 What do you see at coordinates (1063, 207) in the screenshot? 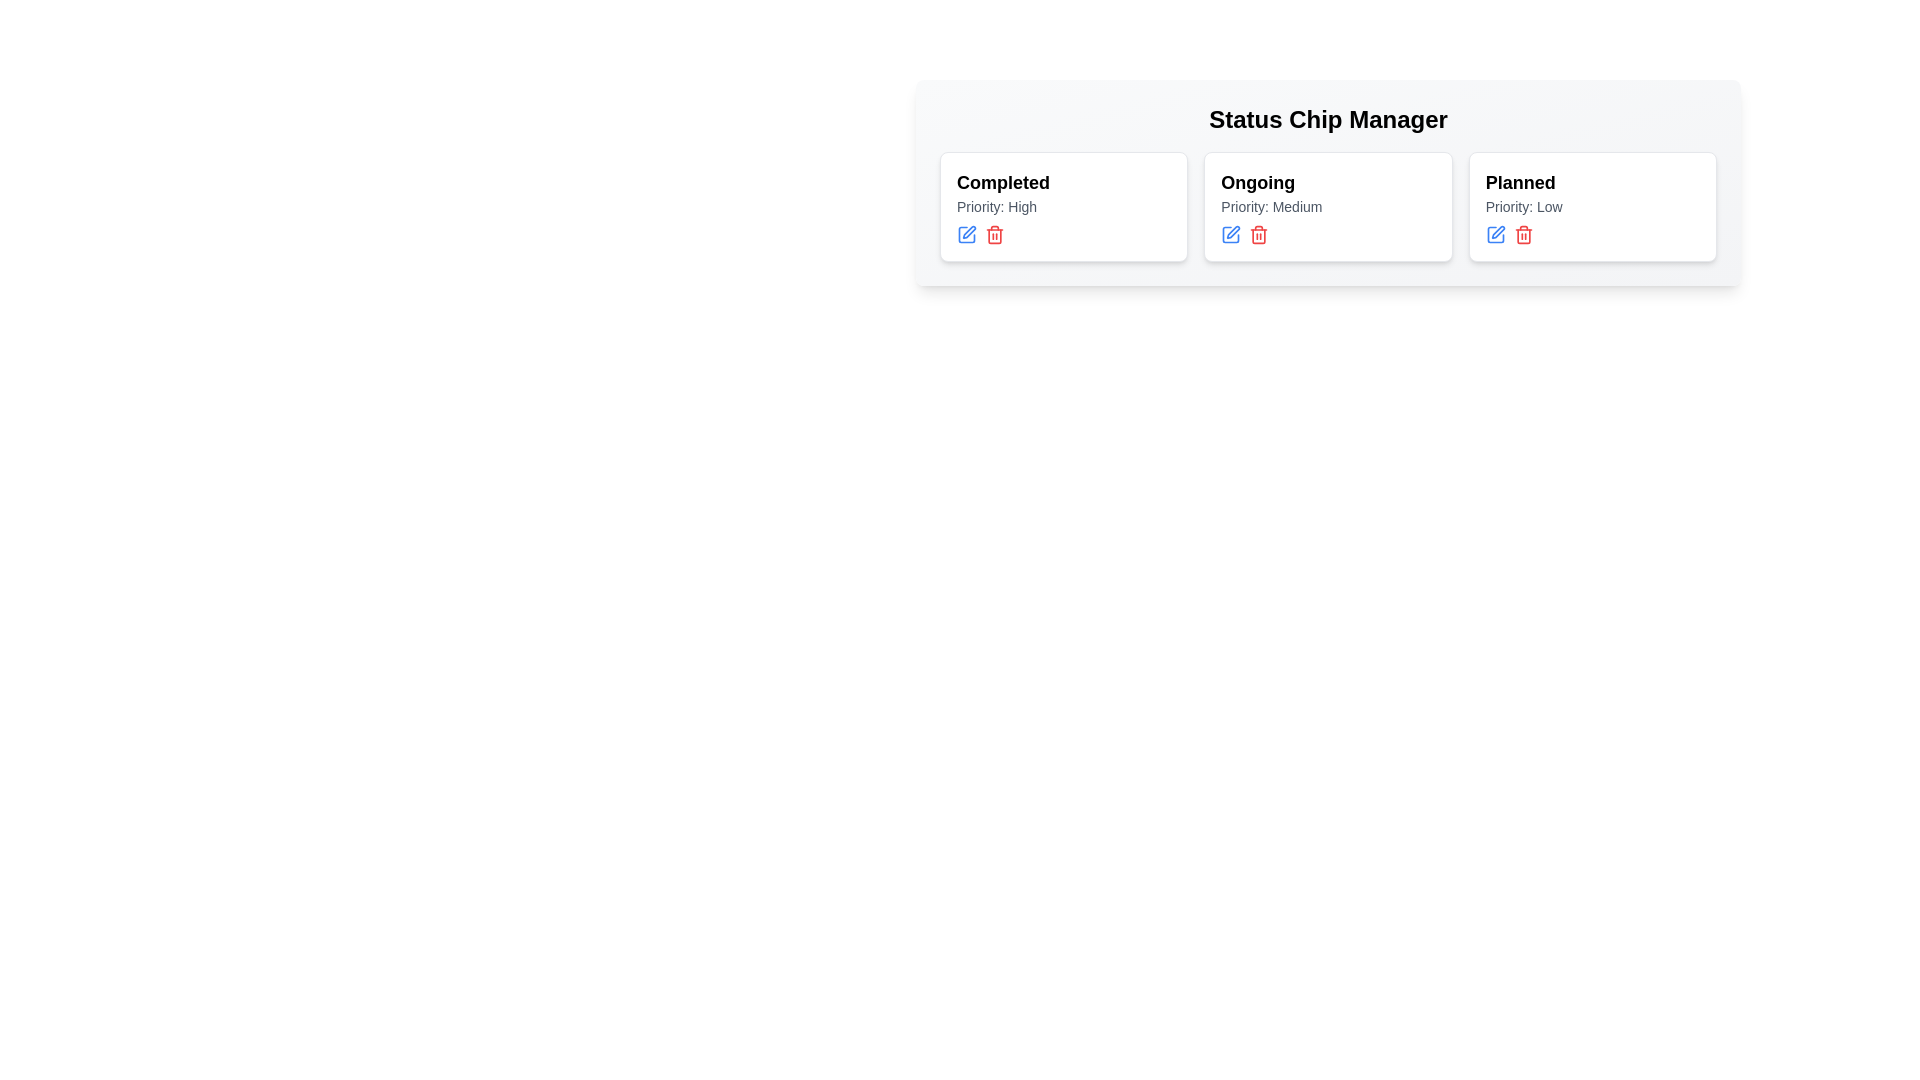
I see `the chip card labeled Completed to view its details` at bounding box center [1063, 207].